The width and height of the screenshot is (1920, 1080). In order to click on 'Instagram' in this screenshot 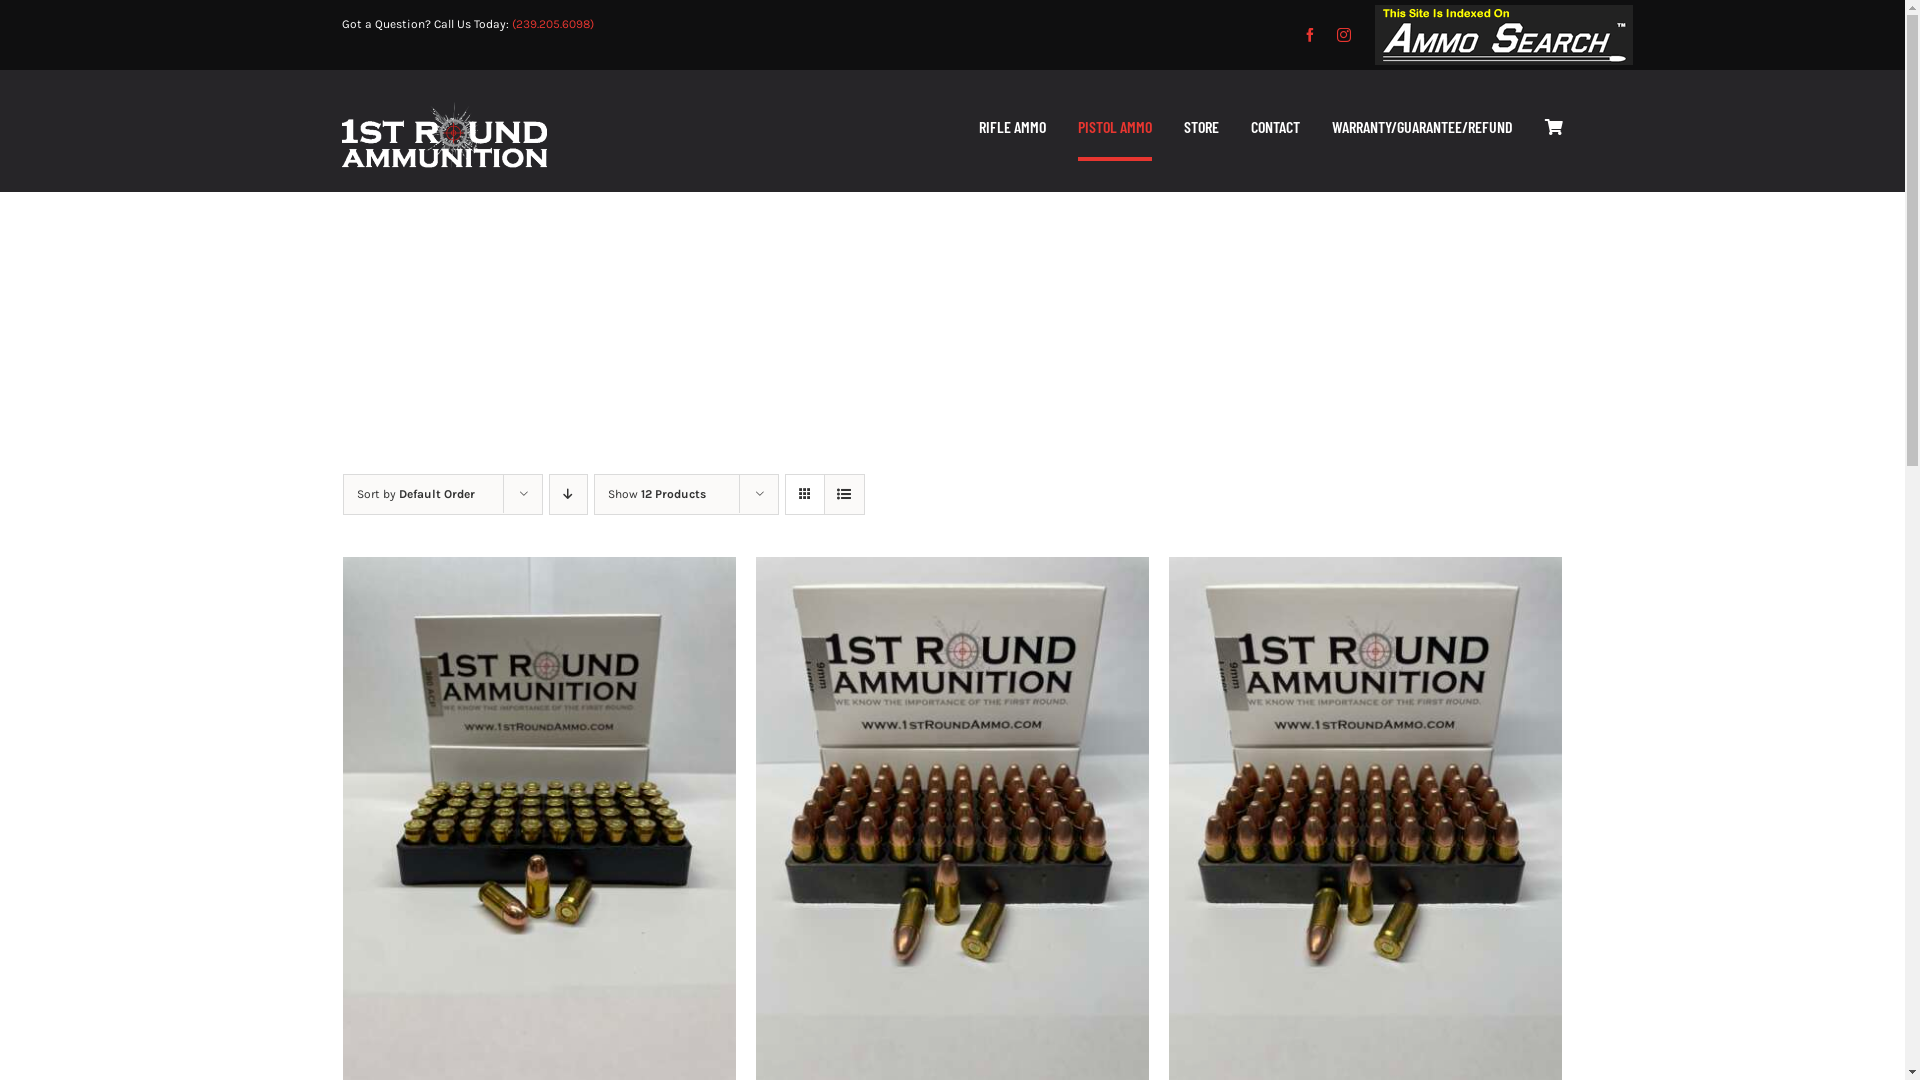, I will do `click(1344, 34)`.